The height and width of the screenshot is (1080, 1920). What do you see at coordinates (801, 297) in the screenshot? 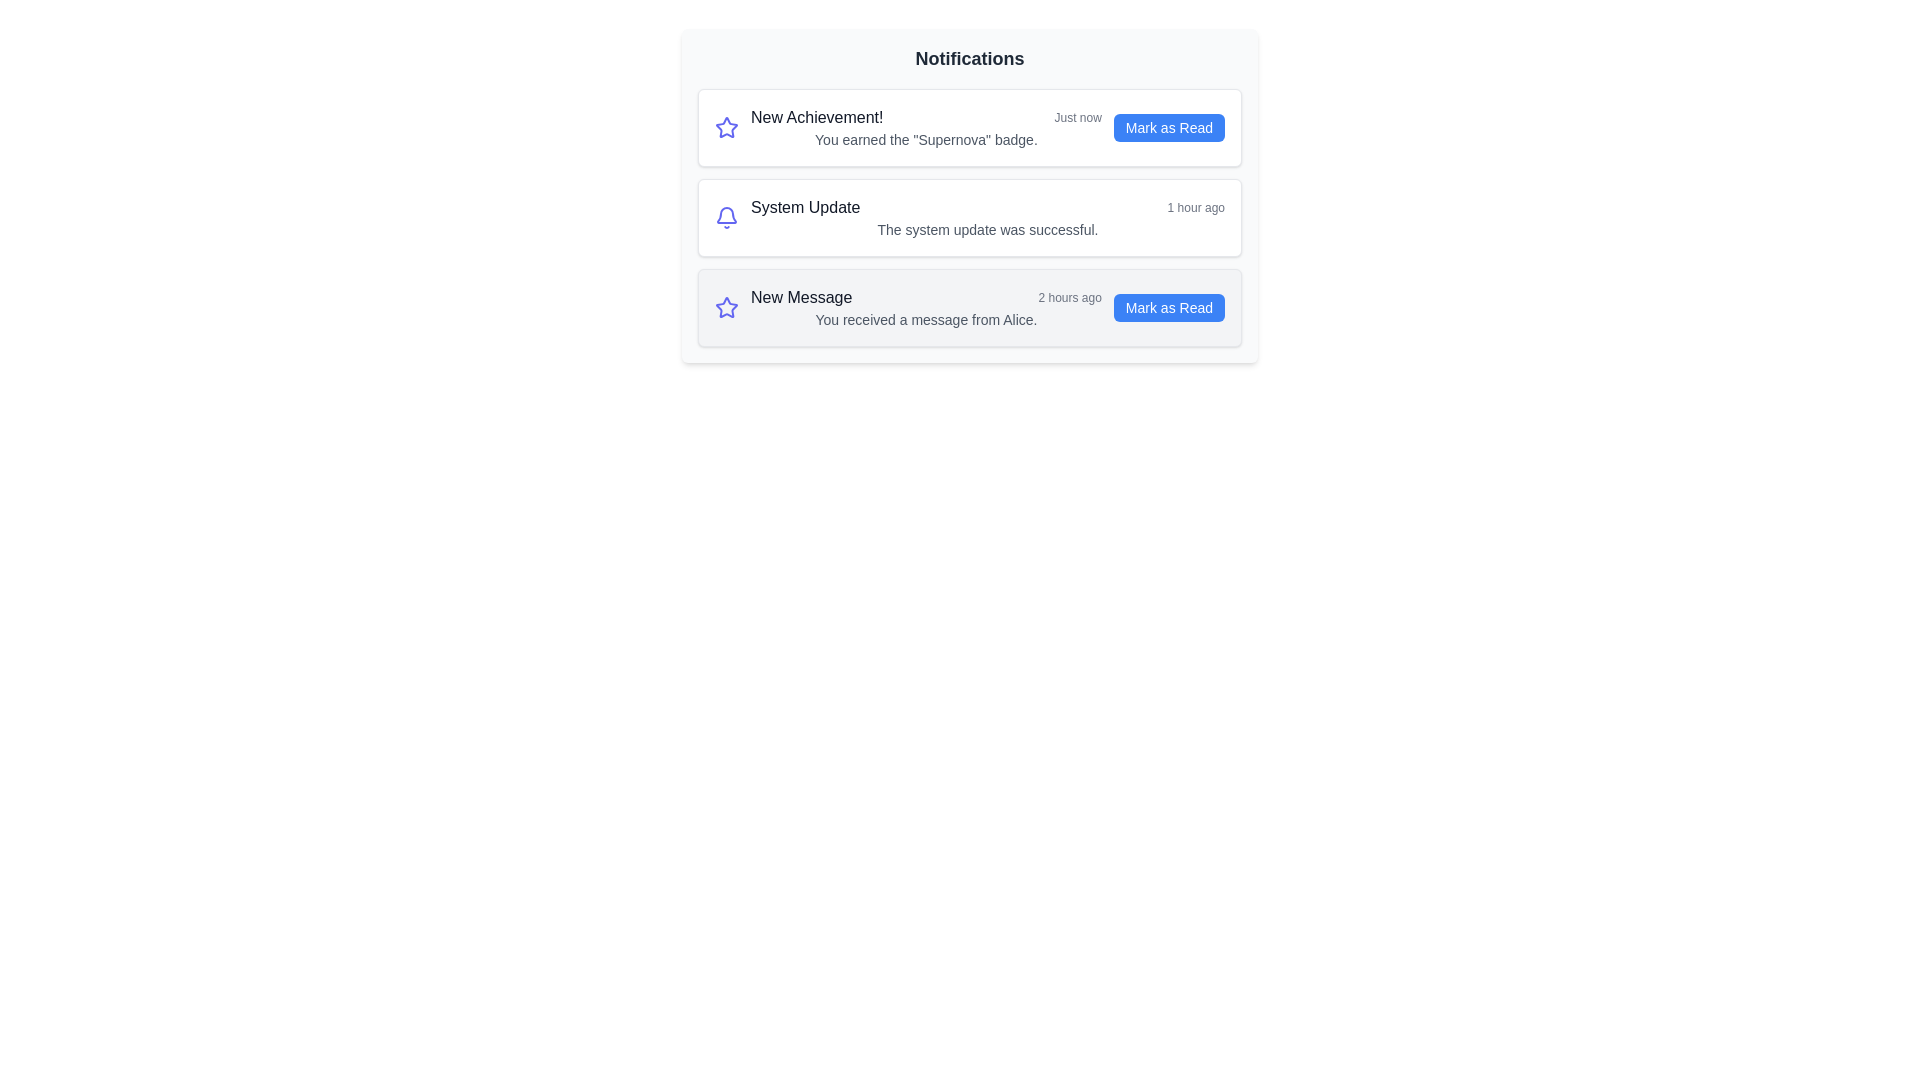
I see `the 'New Message' text label, which is styled with a medium font weight and gray-black color, located centrally in the lower section of a notification card, before the timestamp text` at bounding box center [801, 297].